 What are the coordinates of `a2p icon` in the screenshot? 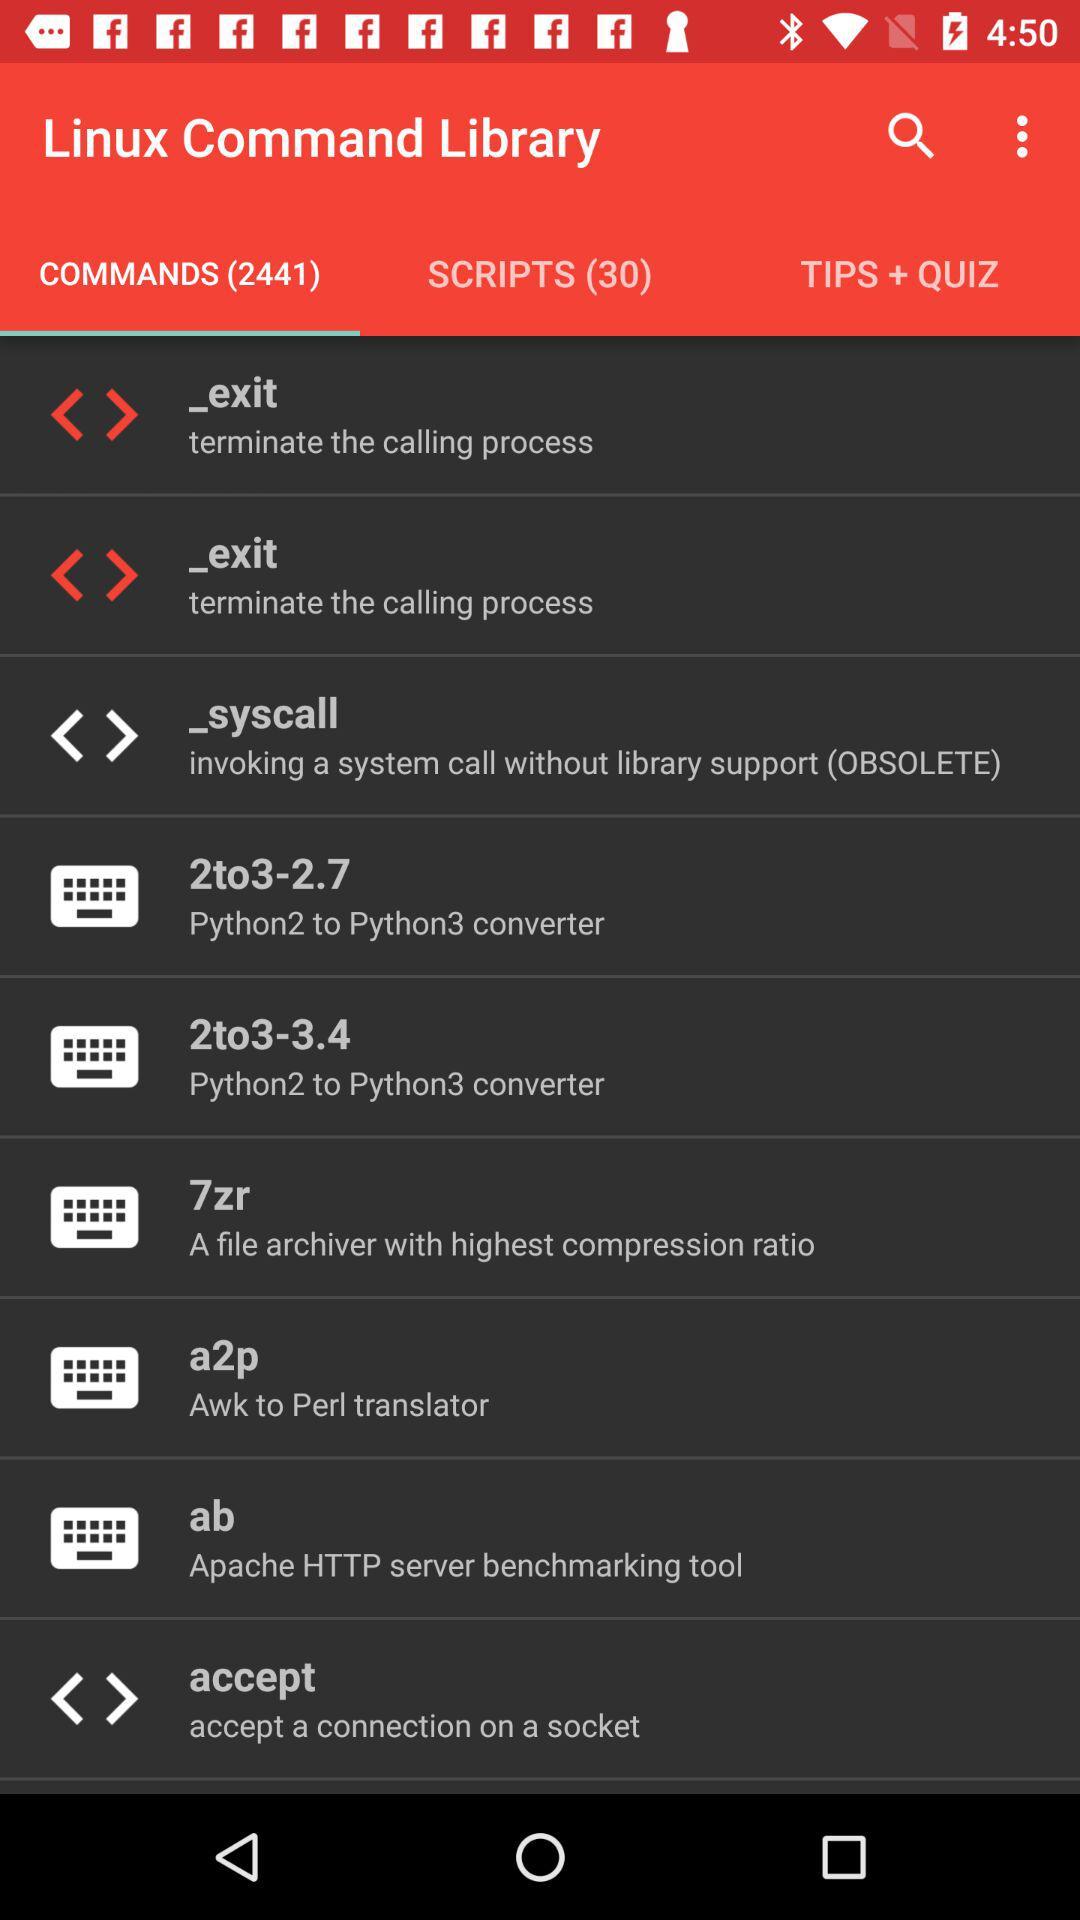 It's located at (224, 1353).